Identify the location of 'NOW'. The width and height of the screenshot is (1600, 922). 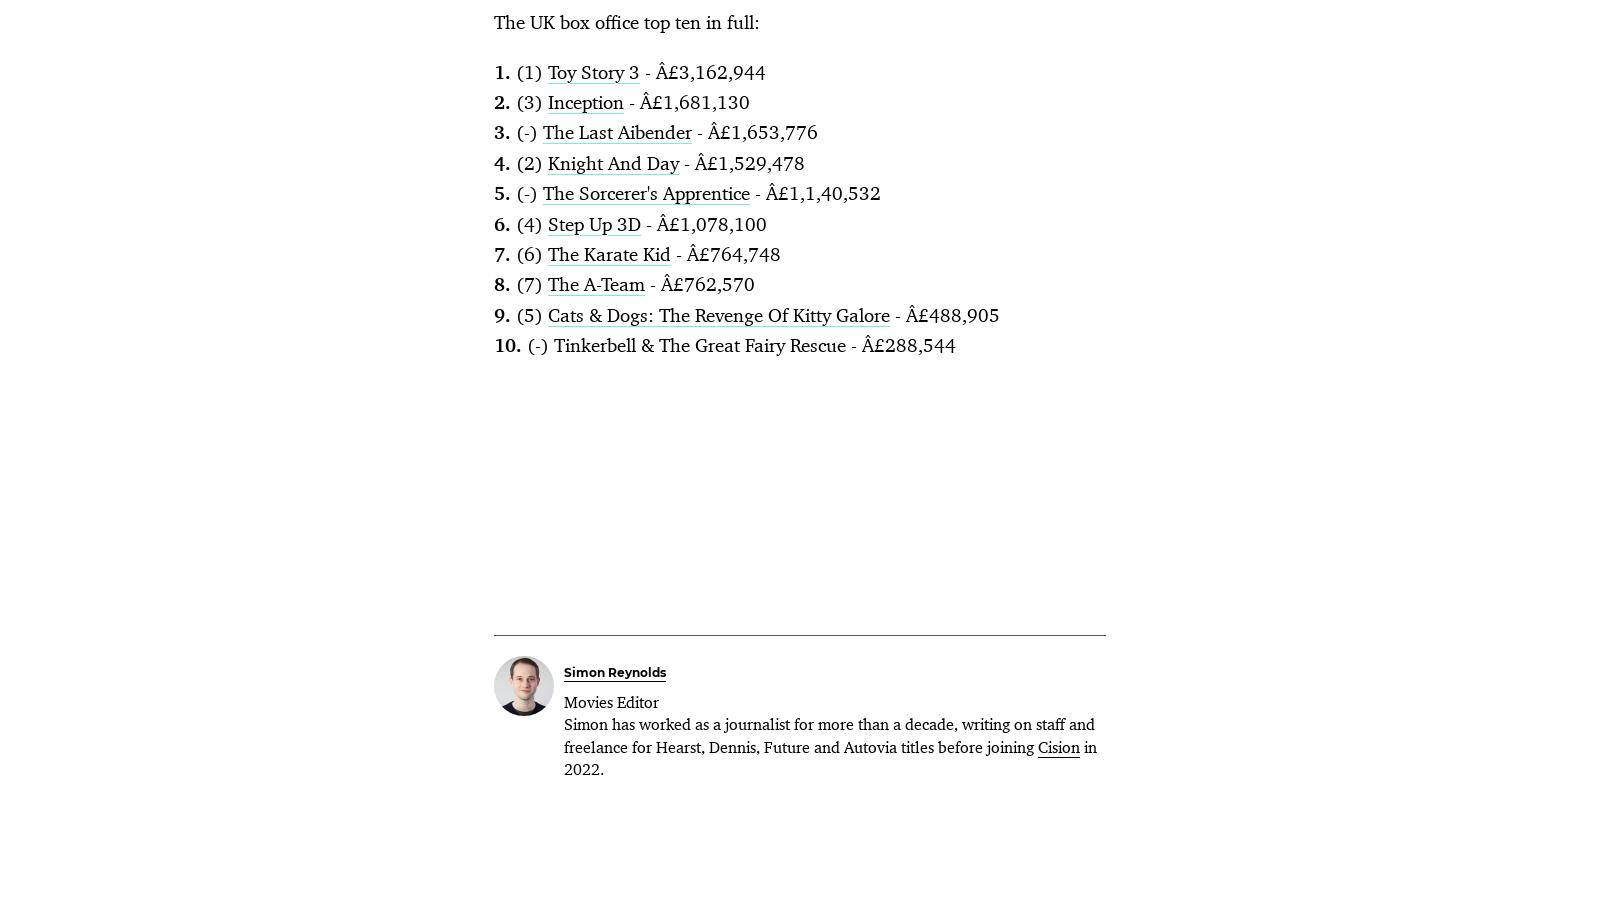
(1096, 387).